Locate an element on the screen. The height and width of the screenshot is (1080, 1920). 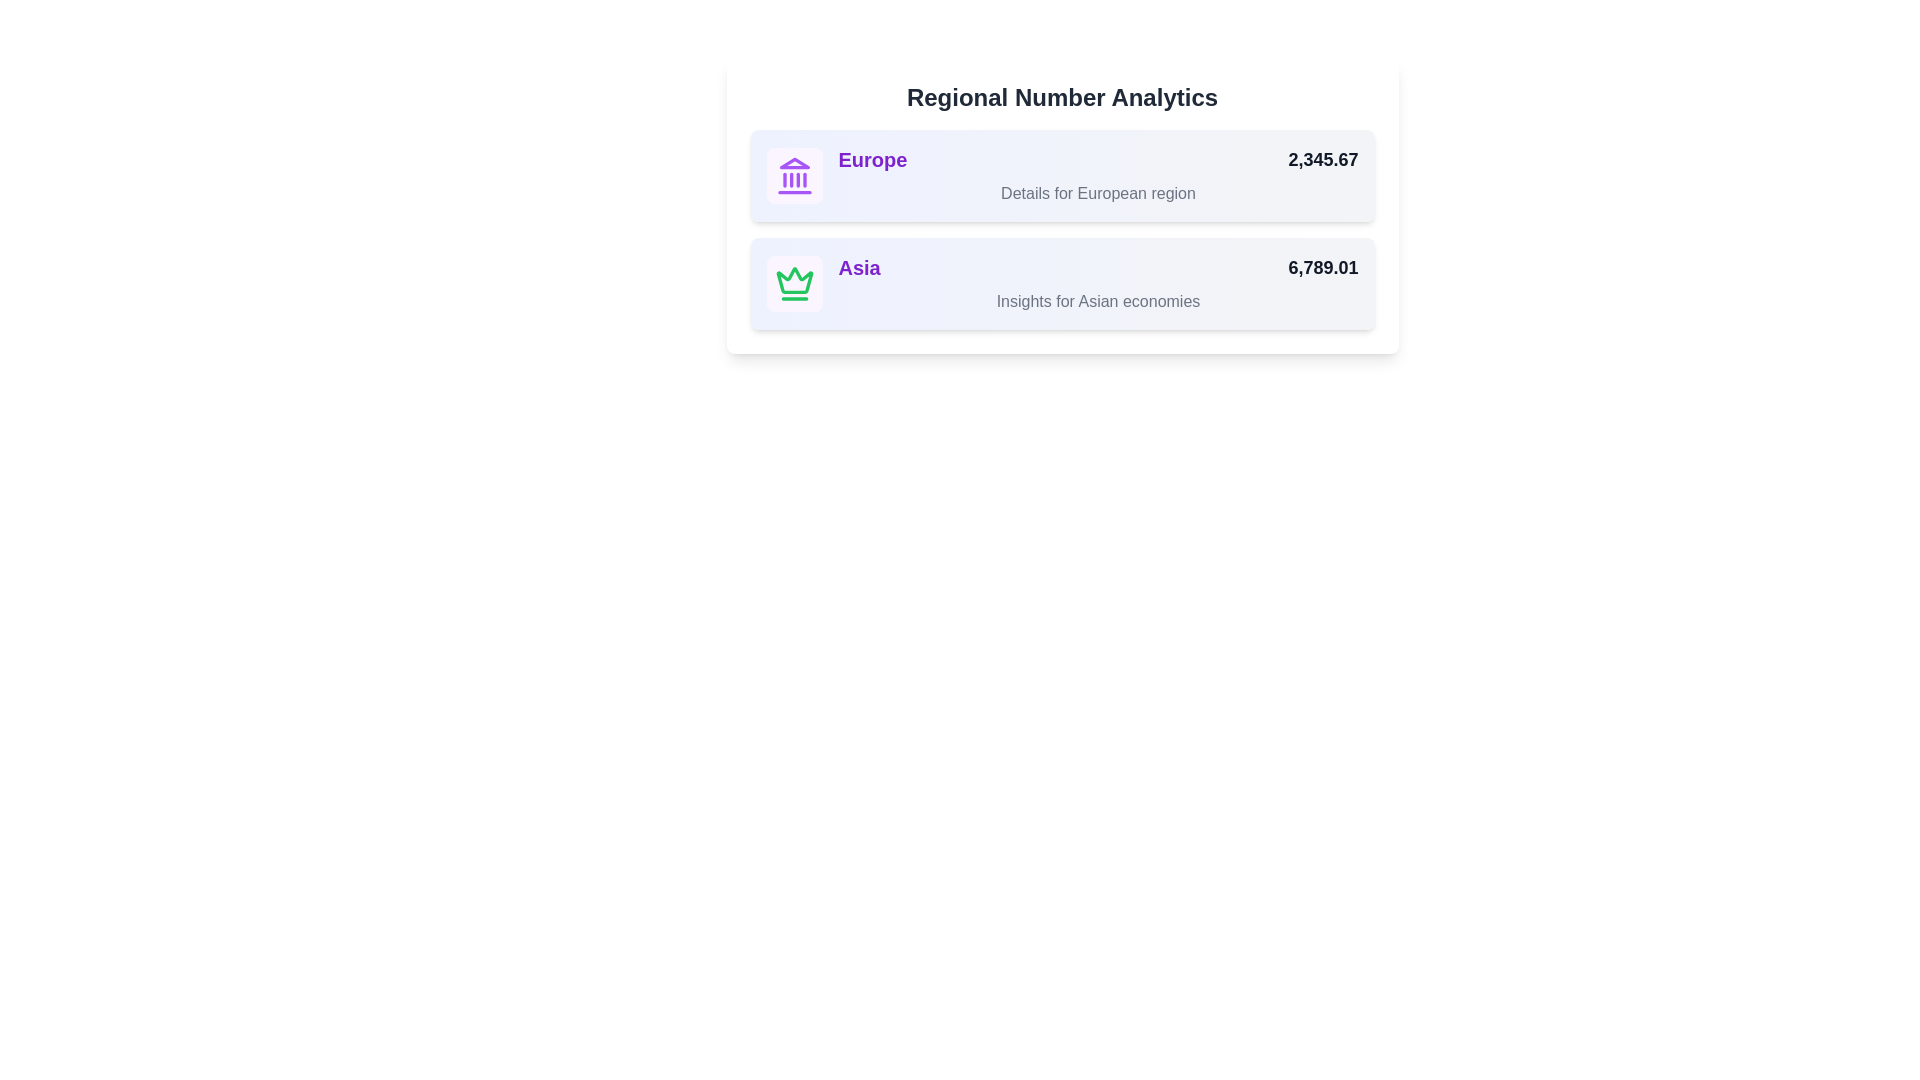
the textual element displaying 'Insights for Asian economies' in light gray font, located below the section labeled 'Asia' and aligned with other text elements is located at coordinates (1097, 301).